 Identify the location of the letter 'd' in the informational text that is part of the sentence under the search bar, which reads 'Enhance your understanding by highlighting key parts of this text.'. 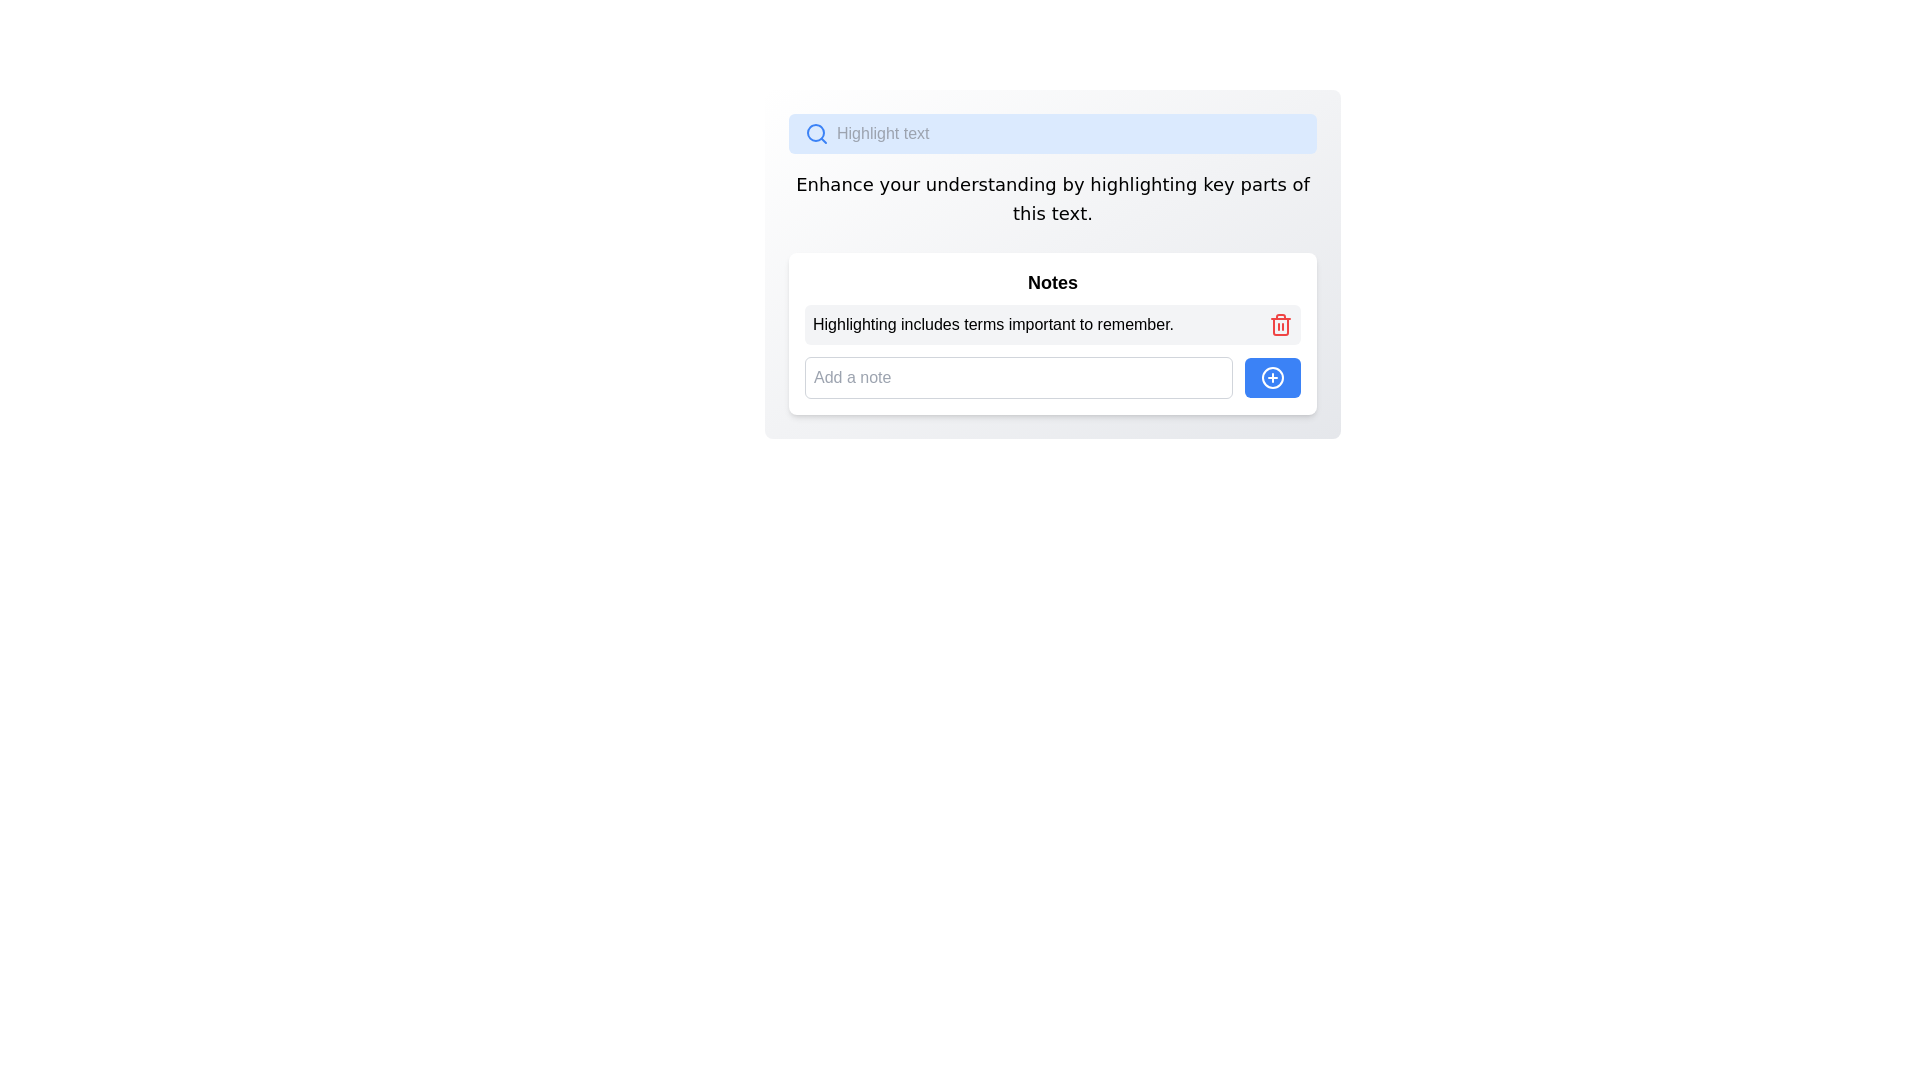
(953, 184).